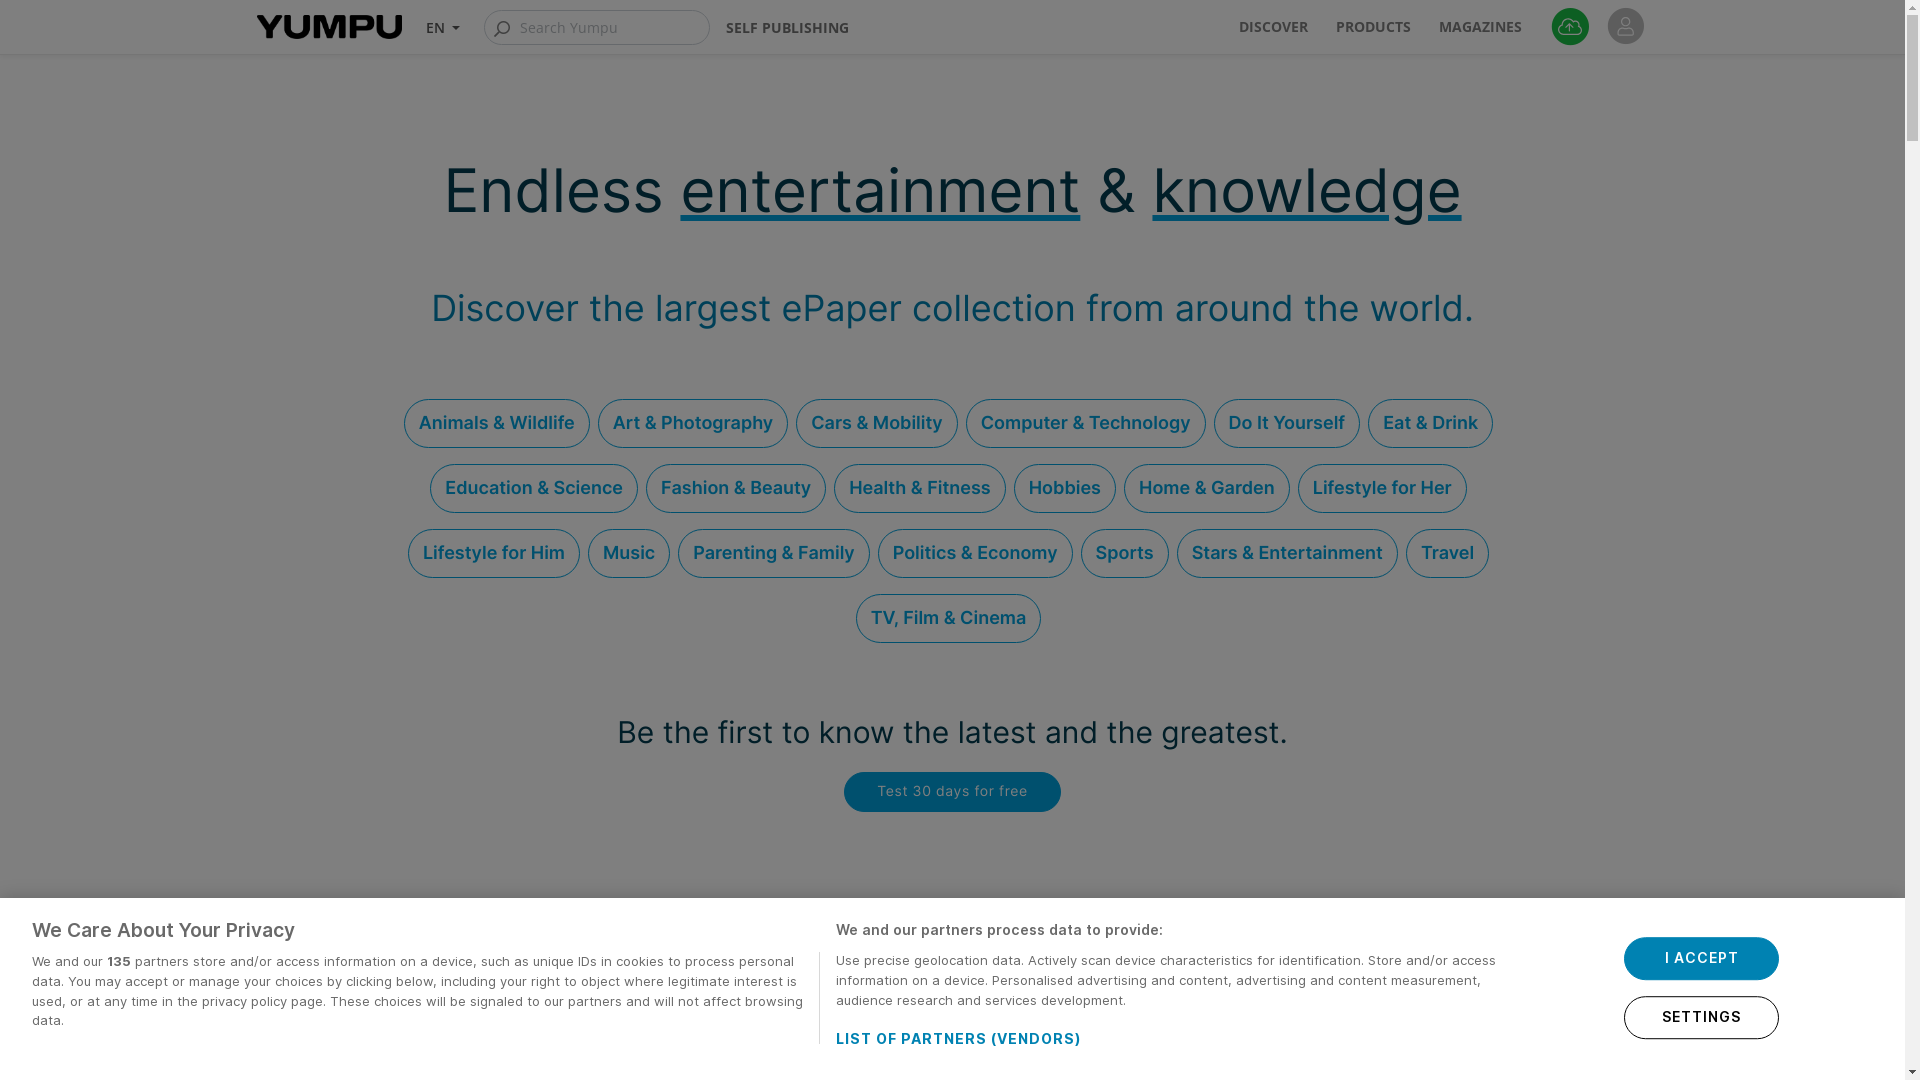 This screenshot has height=1080, width=1920. I want to click on 'Education & Science', so click(533, 488).